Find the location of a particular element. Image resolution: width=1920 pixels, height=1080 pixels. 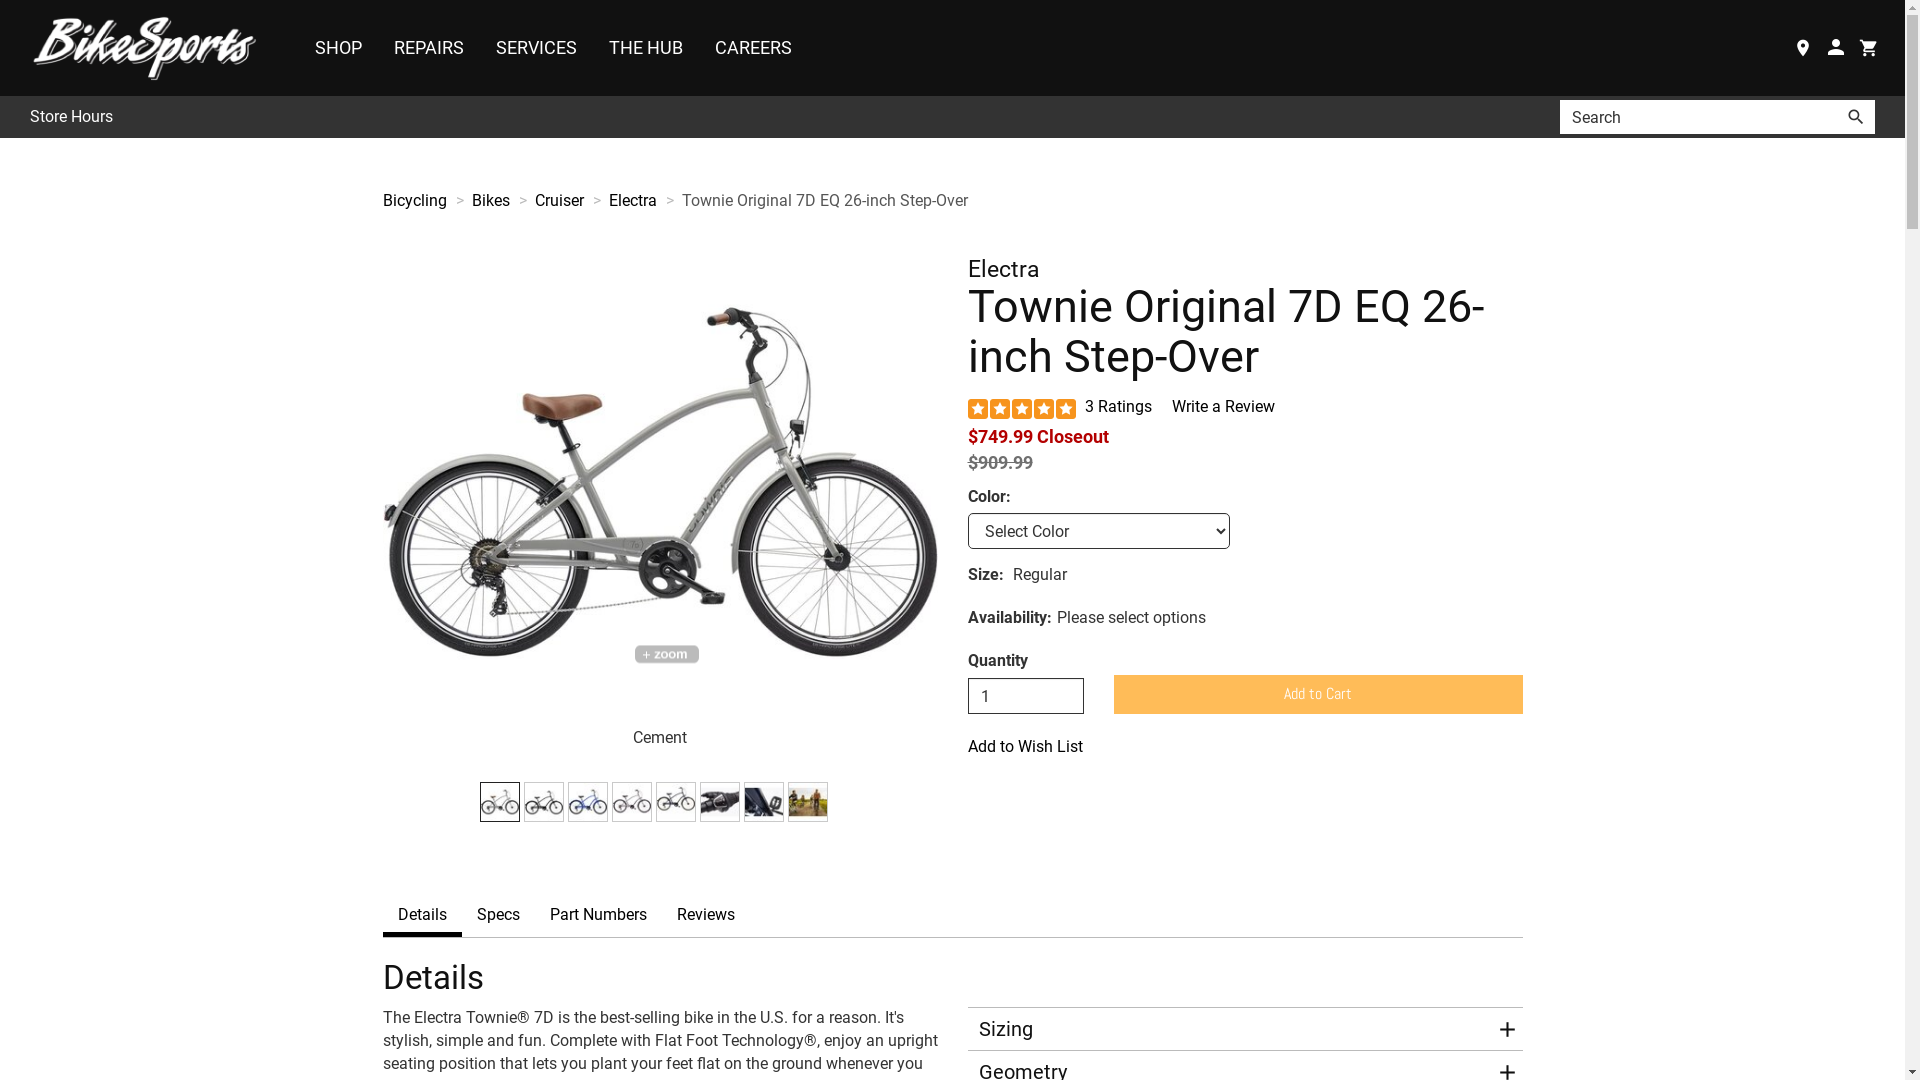

'Cart' is located at coordinates (1867, 46).